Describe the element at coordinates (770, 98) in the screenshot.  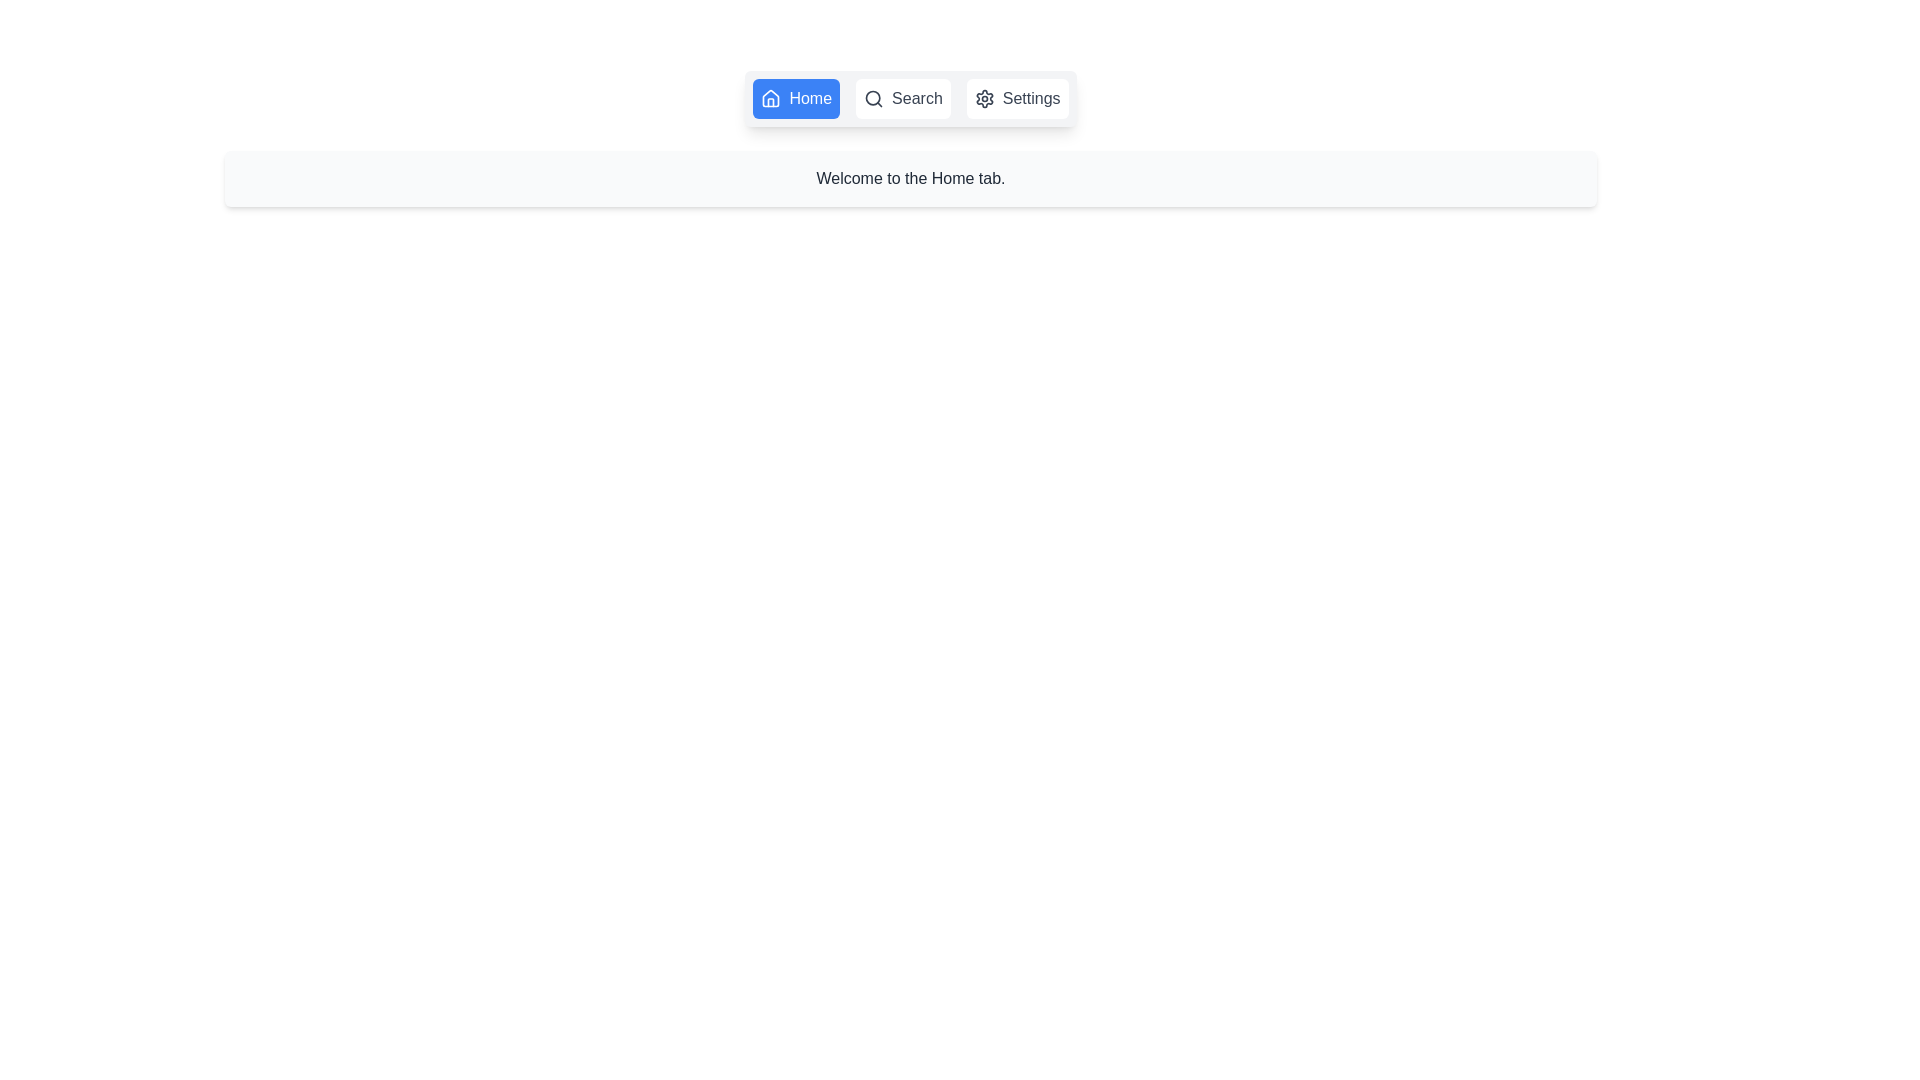
I see `the house icon located on the far-left side of the top navigation bar, which is associated with the 'Home' label` at that location.